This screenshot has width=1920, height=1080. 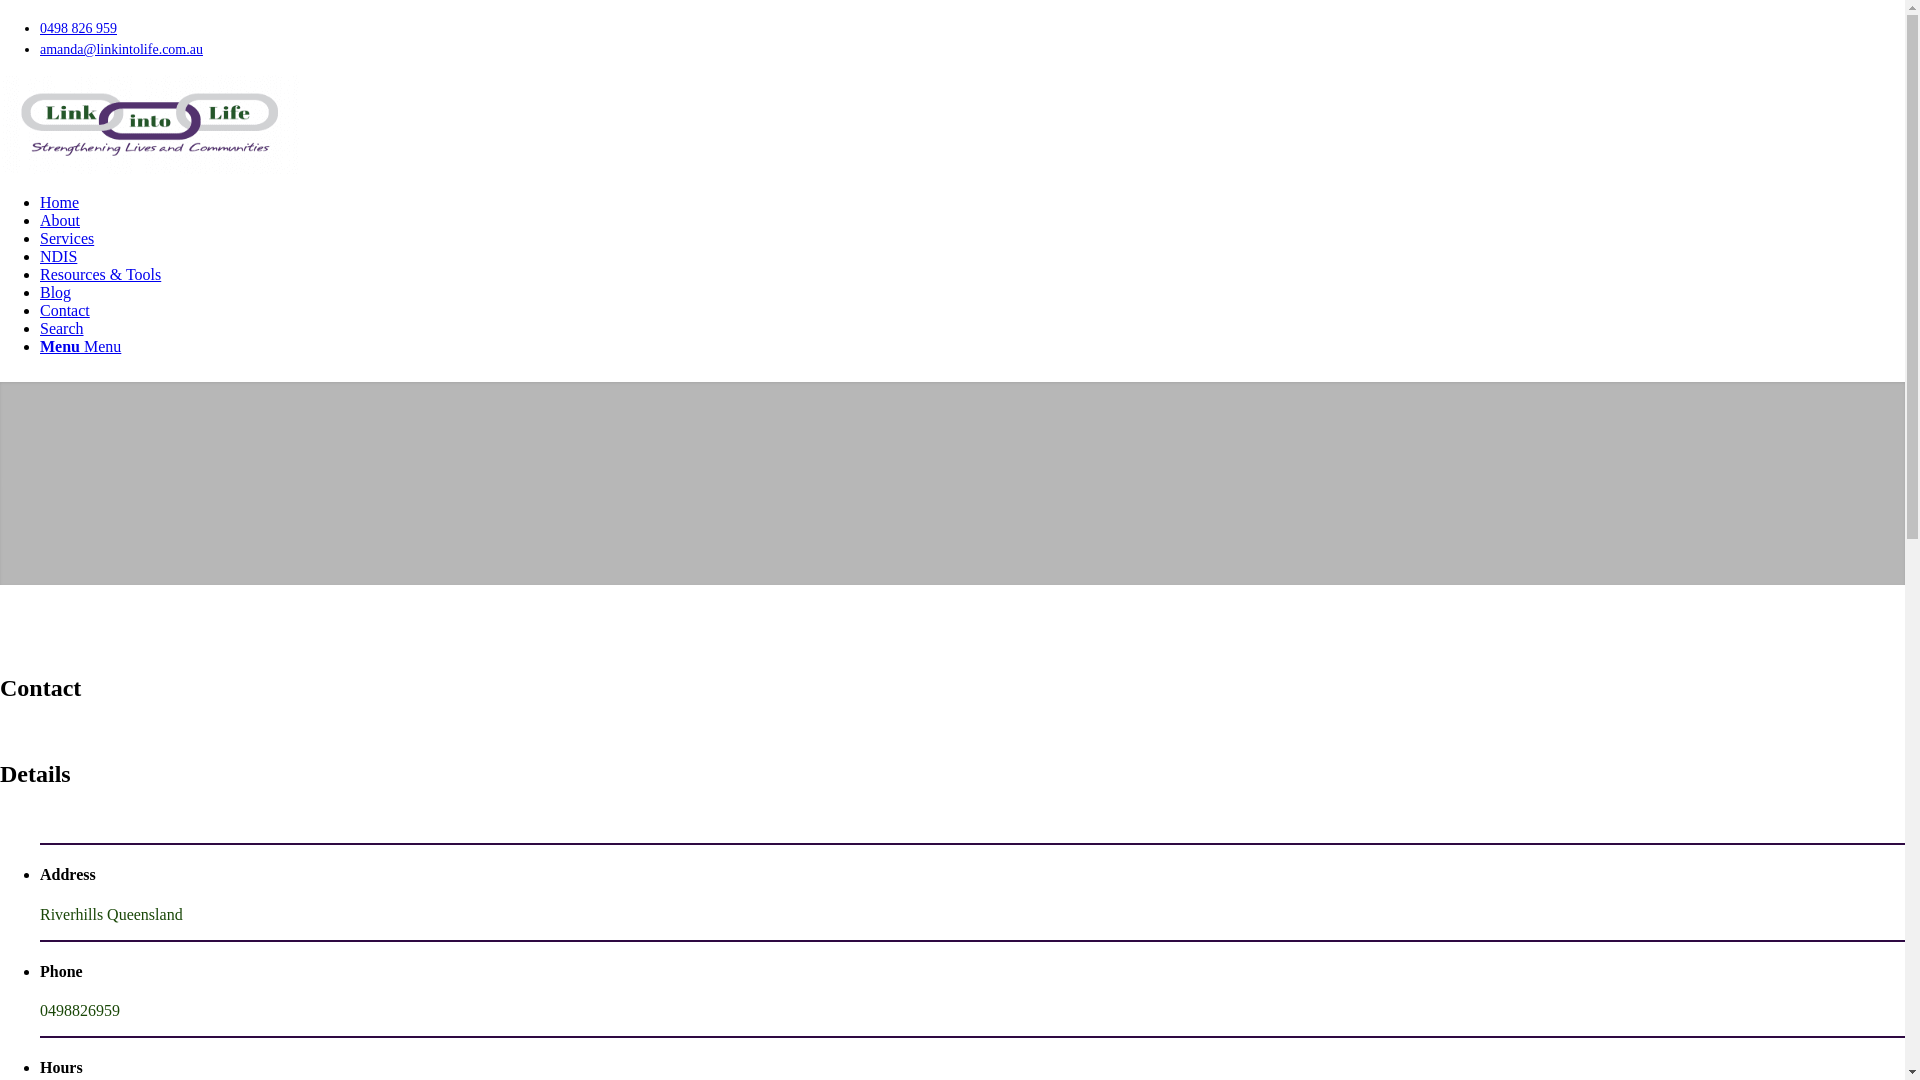 I want to click on 'Resources & Tools', so click(x=99, y=274).